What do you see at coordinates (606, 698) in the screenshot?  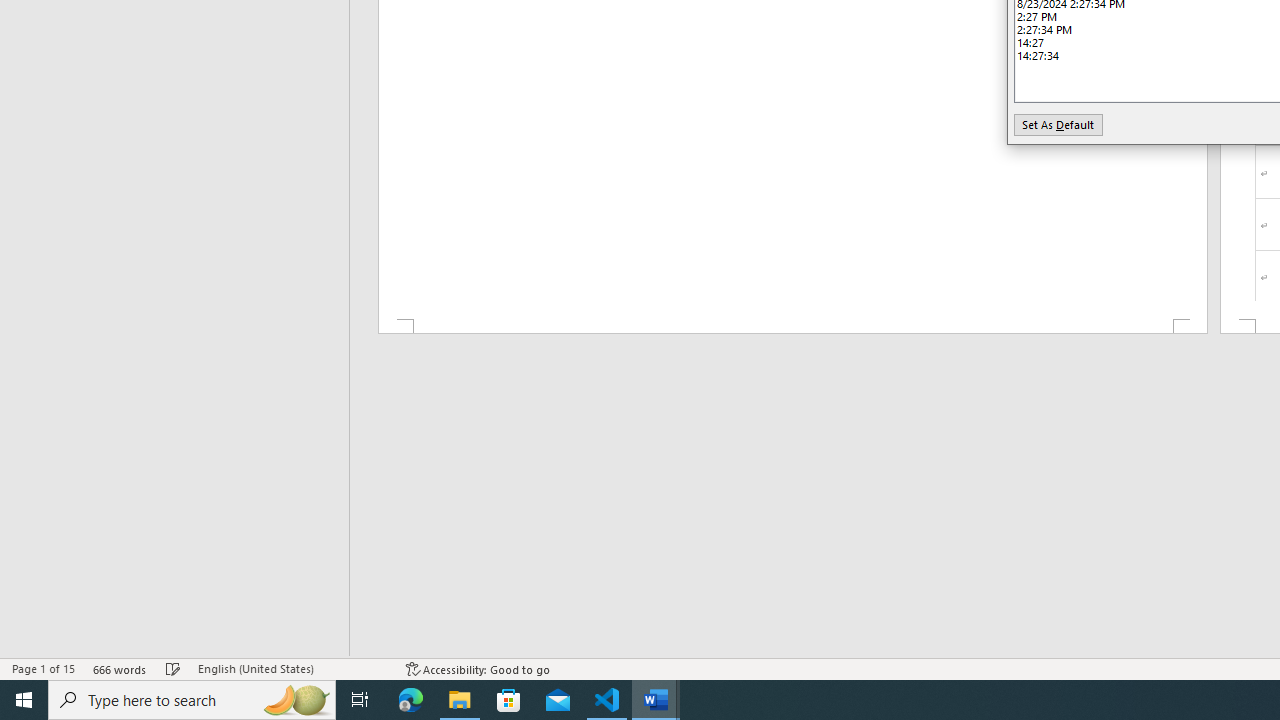 I see `'Visual Studio Code - 1 running window'` at bounding box center [606, 698].